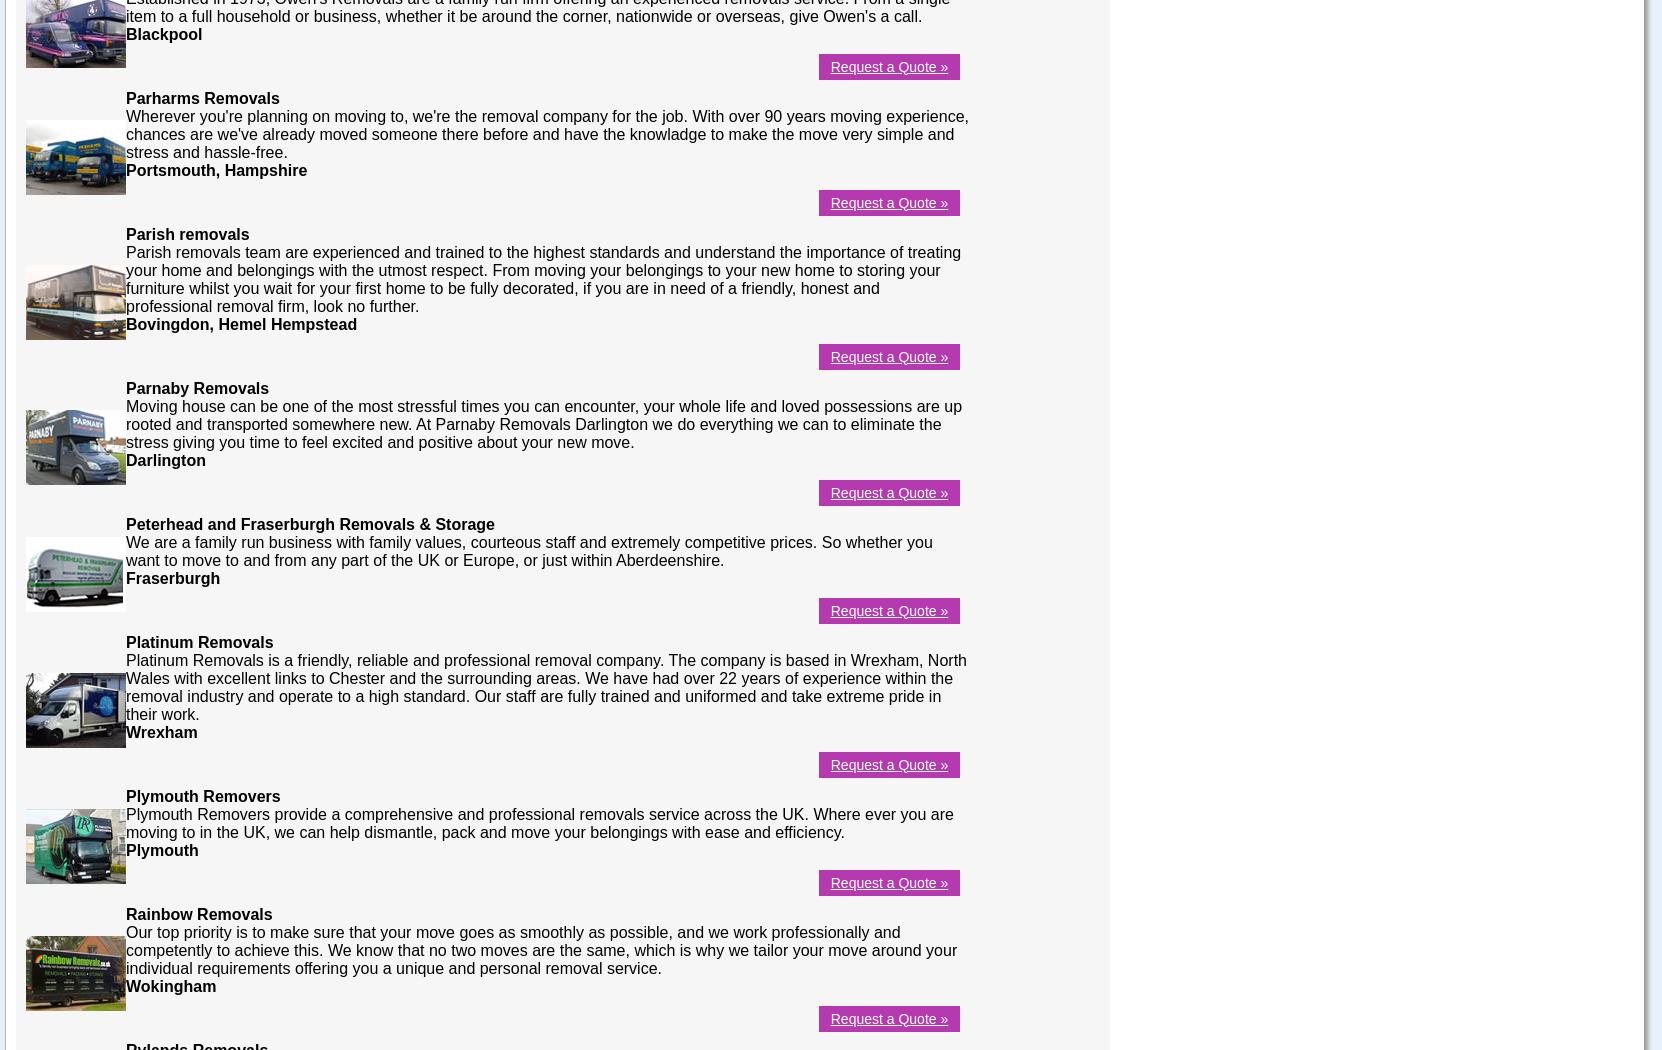  I want to click on 'Platinum Removals is a friendly, reliable and professional removal company. The company is based in Wrexham, North Wales with excellent links to Chester and the surrounding areas. We have had over 22 years of experience within the removal industry and operate to a high standard. Our staff are fully trained and uniformed and take extreme pride in their work.', so click(544, 686).